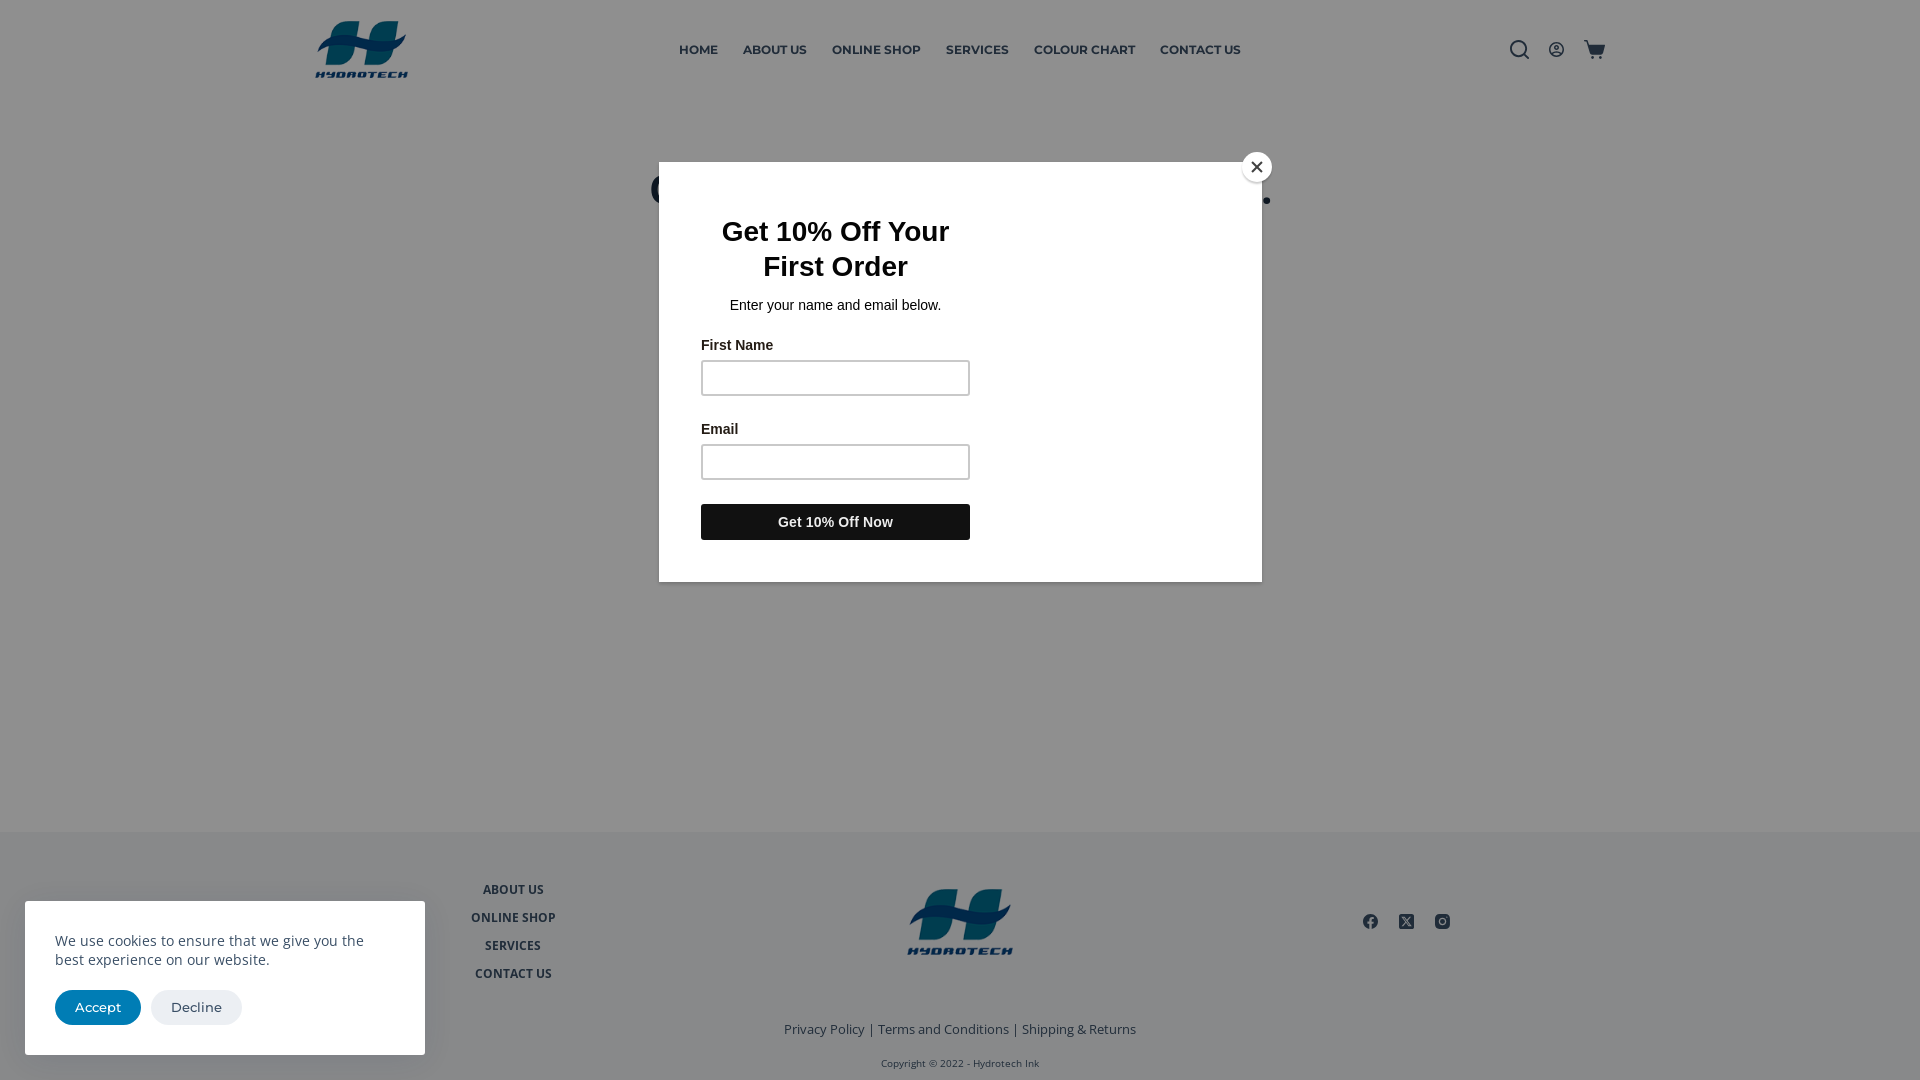 This screenshot has height=1080, width=1920. Describe the element at coordinates (942, 1029) in the screenshot. I see `'Terms and Conditions'` at that location.